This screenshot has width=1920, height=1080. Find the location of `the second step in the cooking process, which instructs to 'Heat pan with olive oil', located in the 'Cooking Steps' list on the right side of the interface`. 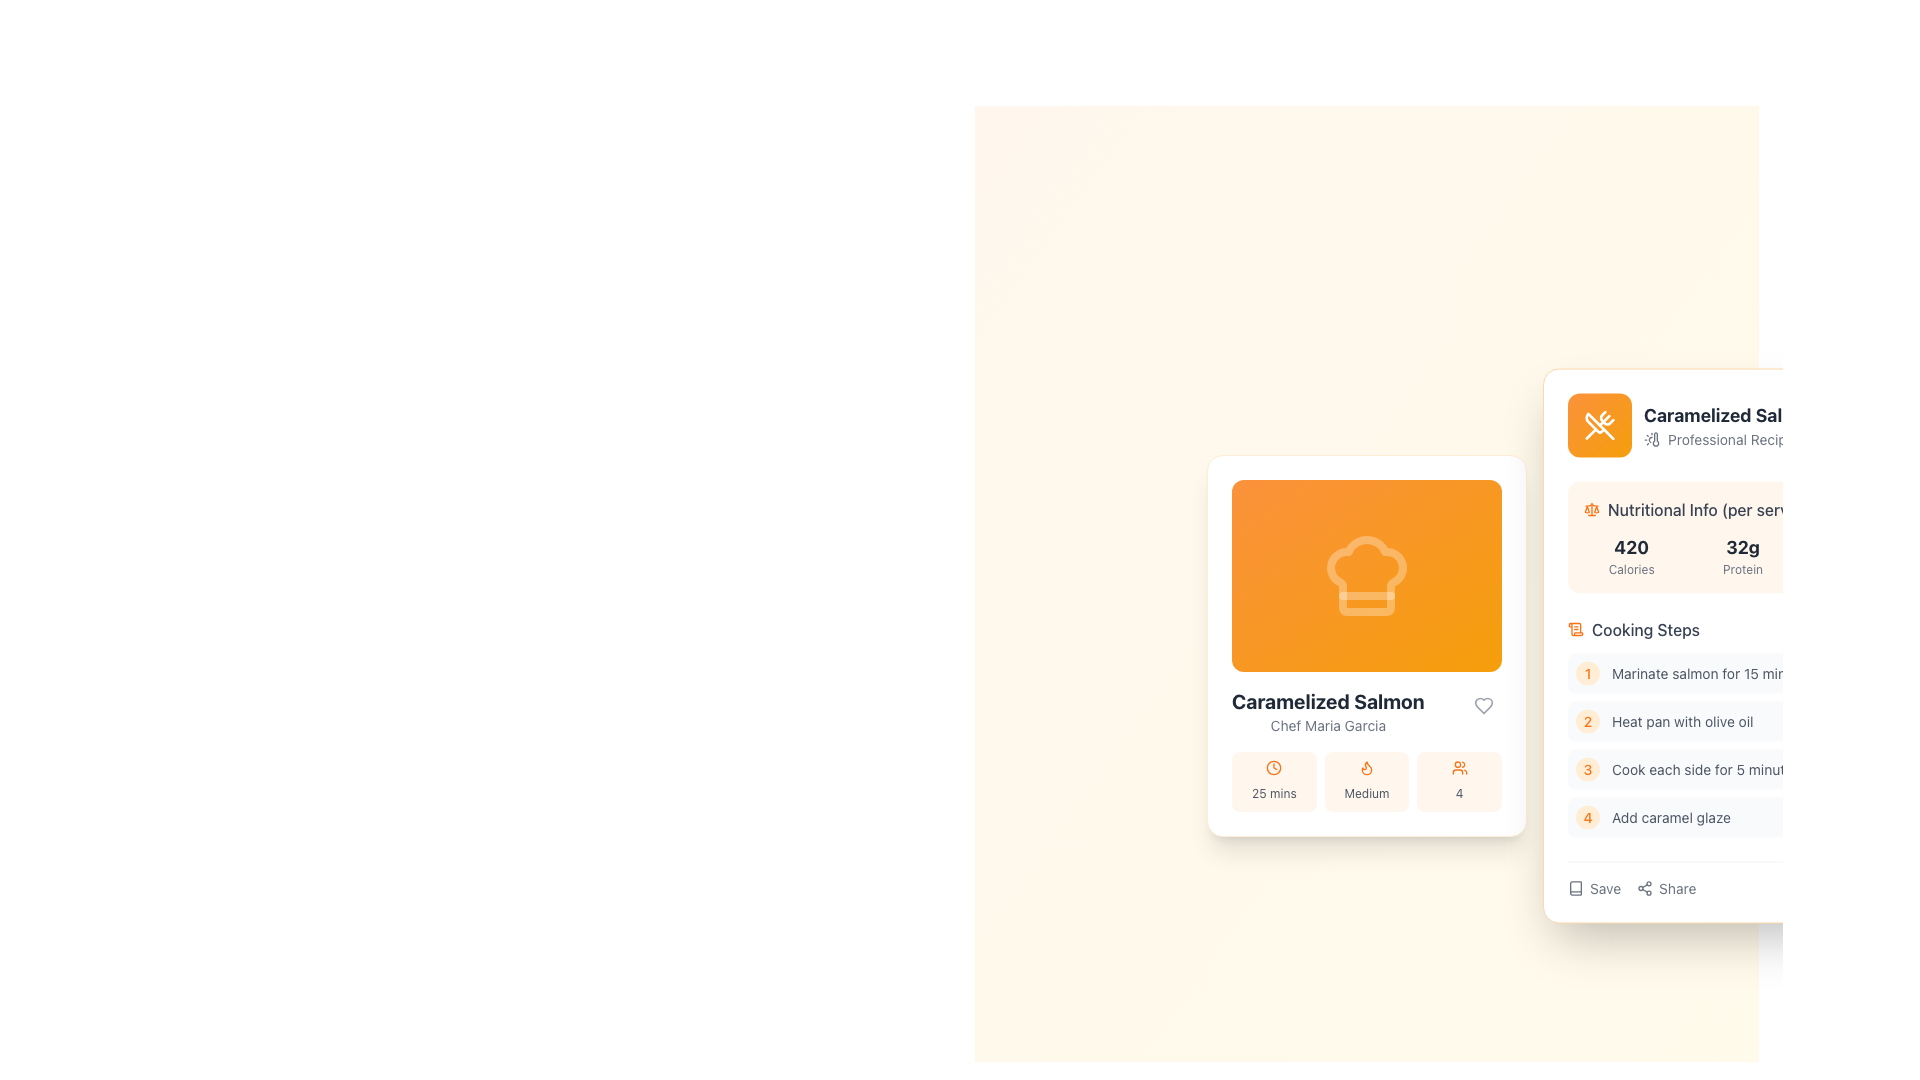

the second step in the cooking process, which instructs to 'Heat pan with olive oil', located in the 'Cooking Steps' list on the right side of the interface is located at coordinates (1741, 721).